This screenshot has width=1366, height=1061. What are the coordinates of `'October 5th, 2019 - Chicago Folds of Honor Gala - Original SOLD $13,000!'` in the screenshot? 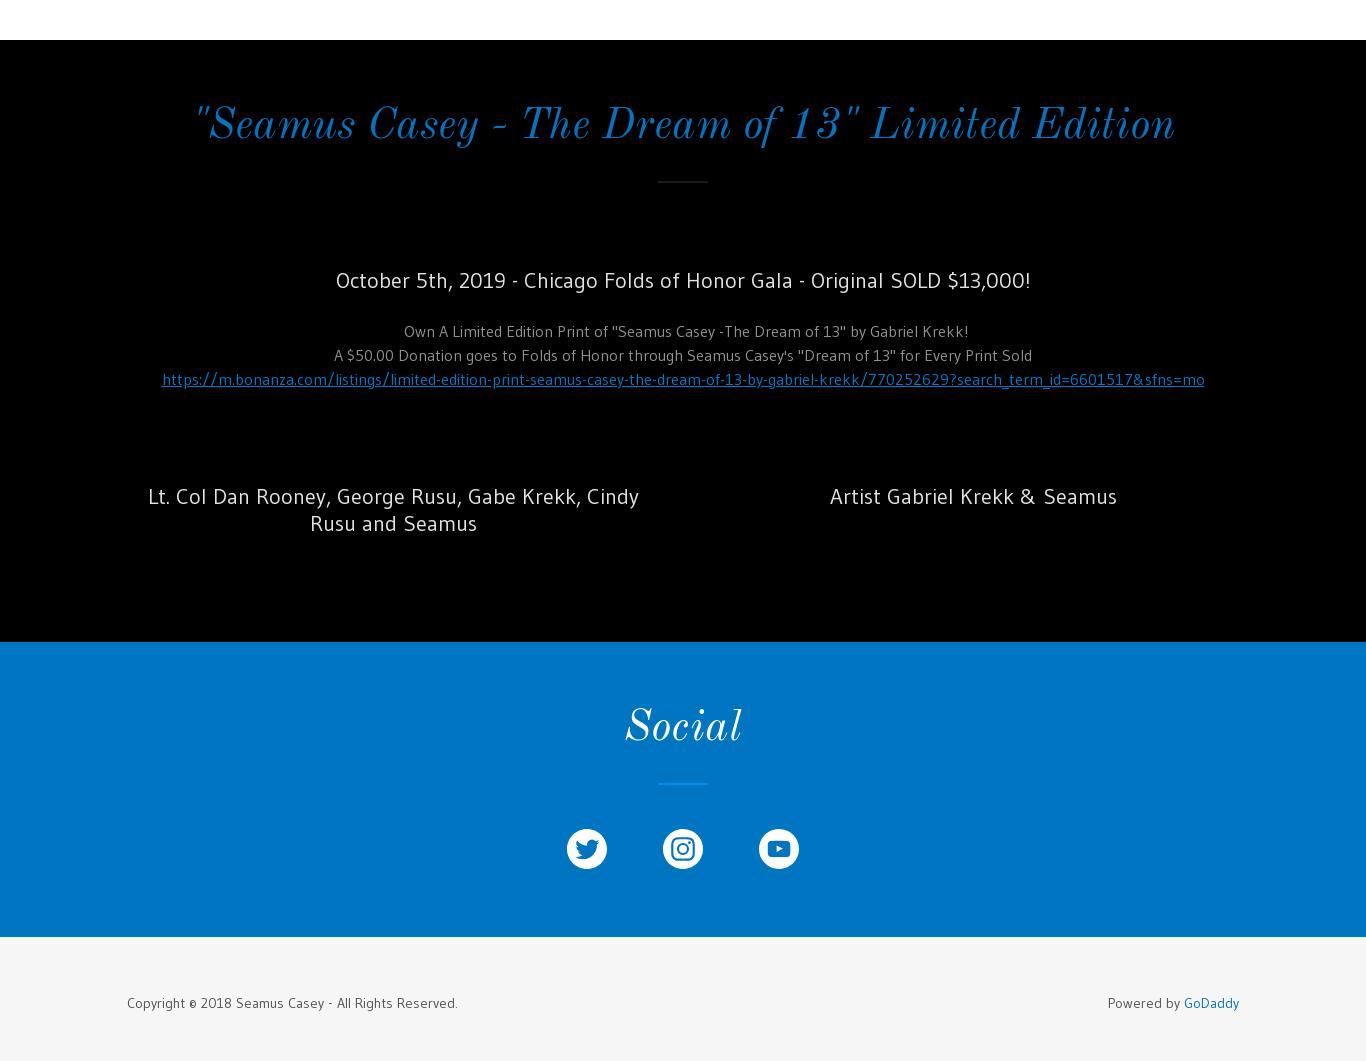 It's located at (681, 279).